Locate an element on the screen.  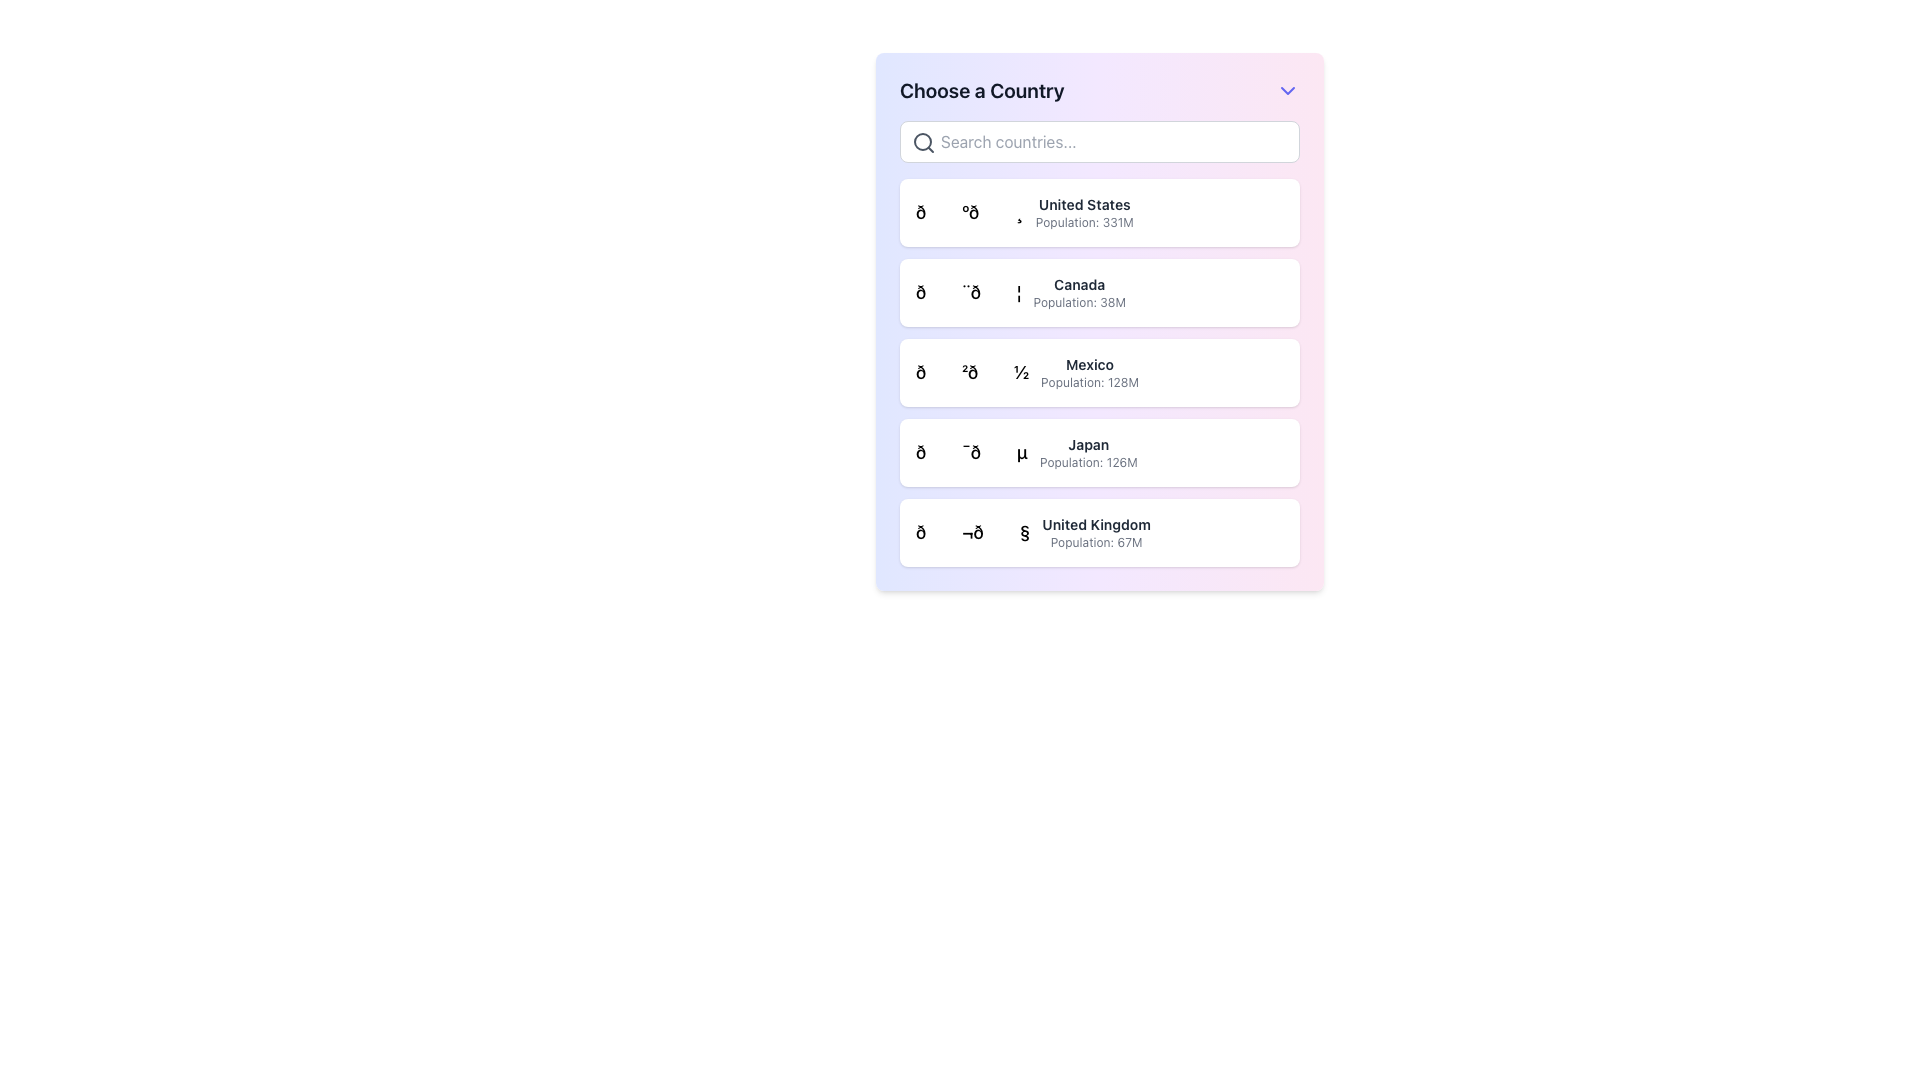
the selectable list item displaying 'Canada' is located at coordinates (1098, 293).